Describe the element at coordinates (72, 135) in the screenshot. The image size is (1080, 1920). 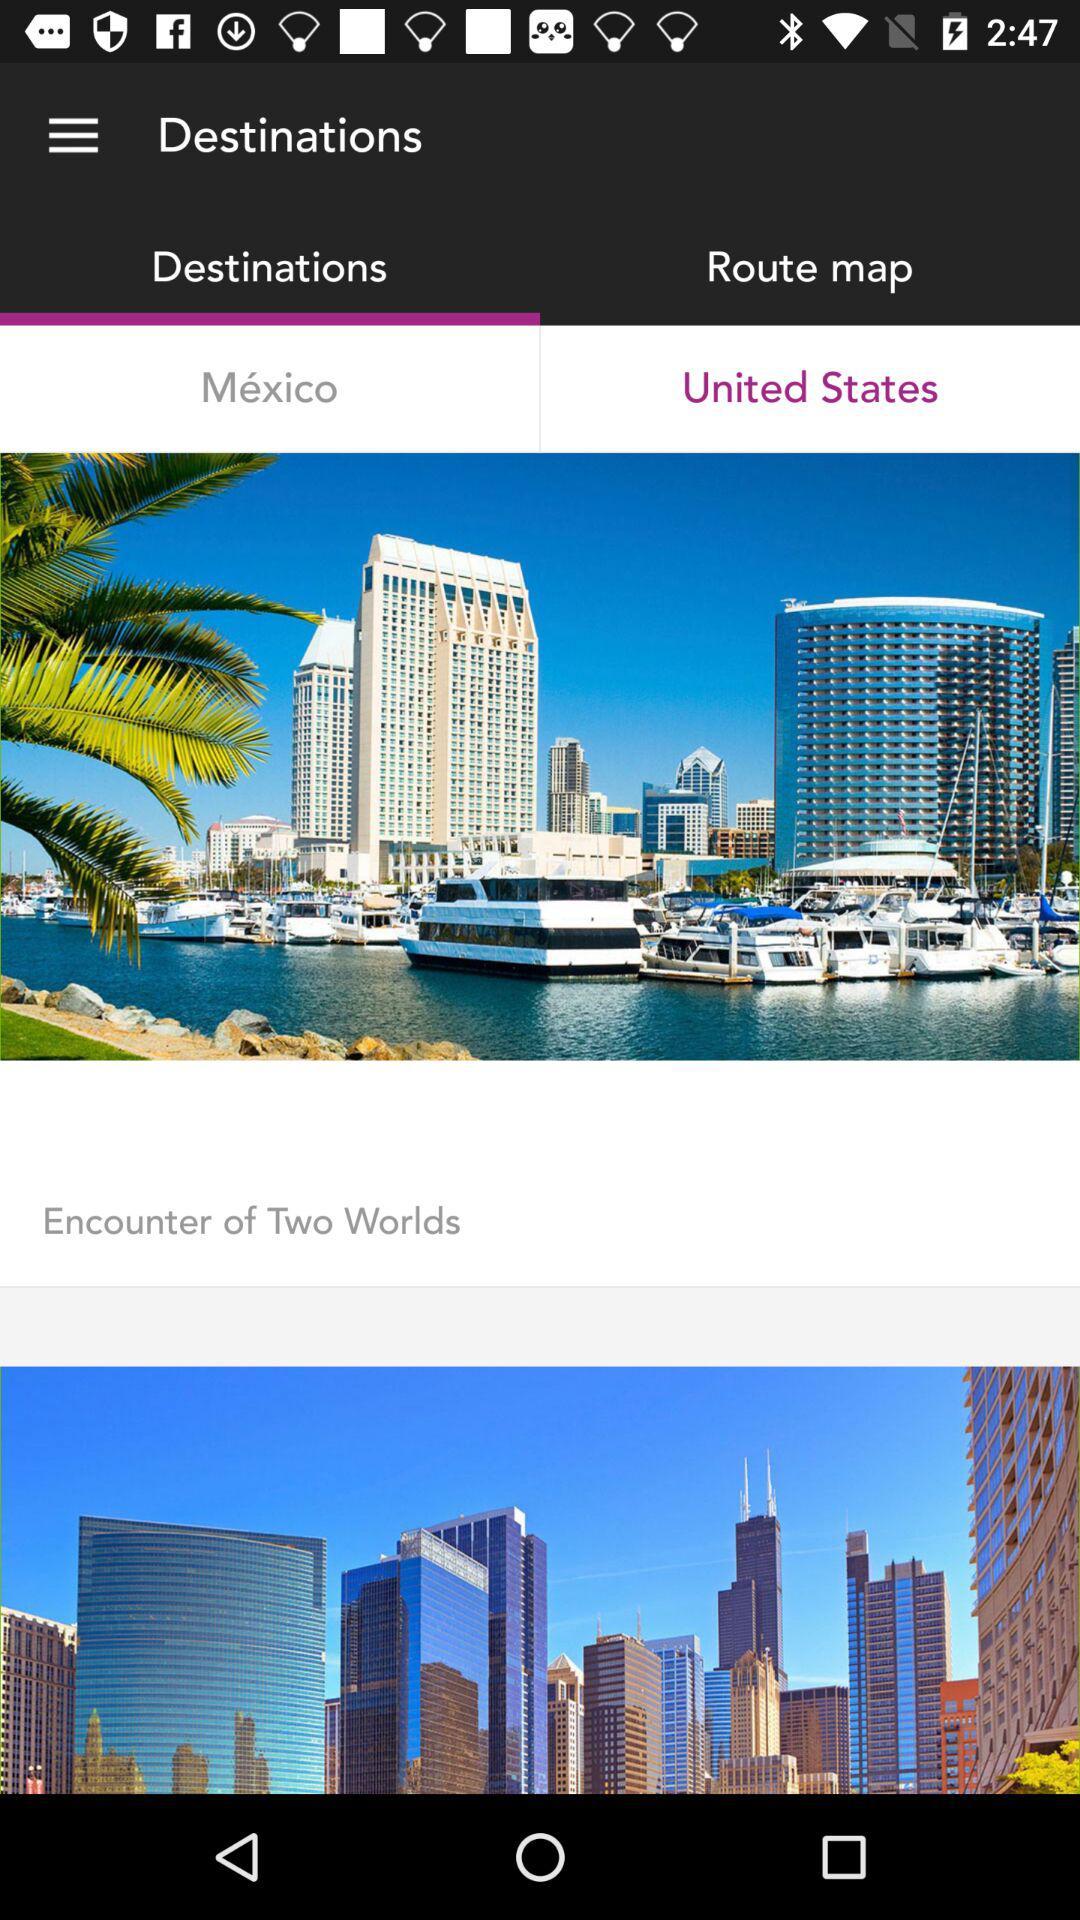
I see `the icon to the left of destinations` at that location.